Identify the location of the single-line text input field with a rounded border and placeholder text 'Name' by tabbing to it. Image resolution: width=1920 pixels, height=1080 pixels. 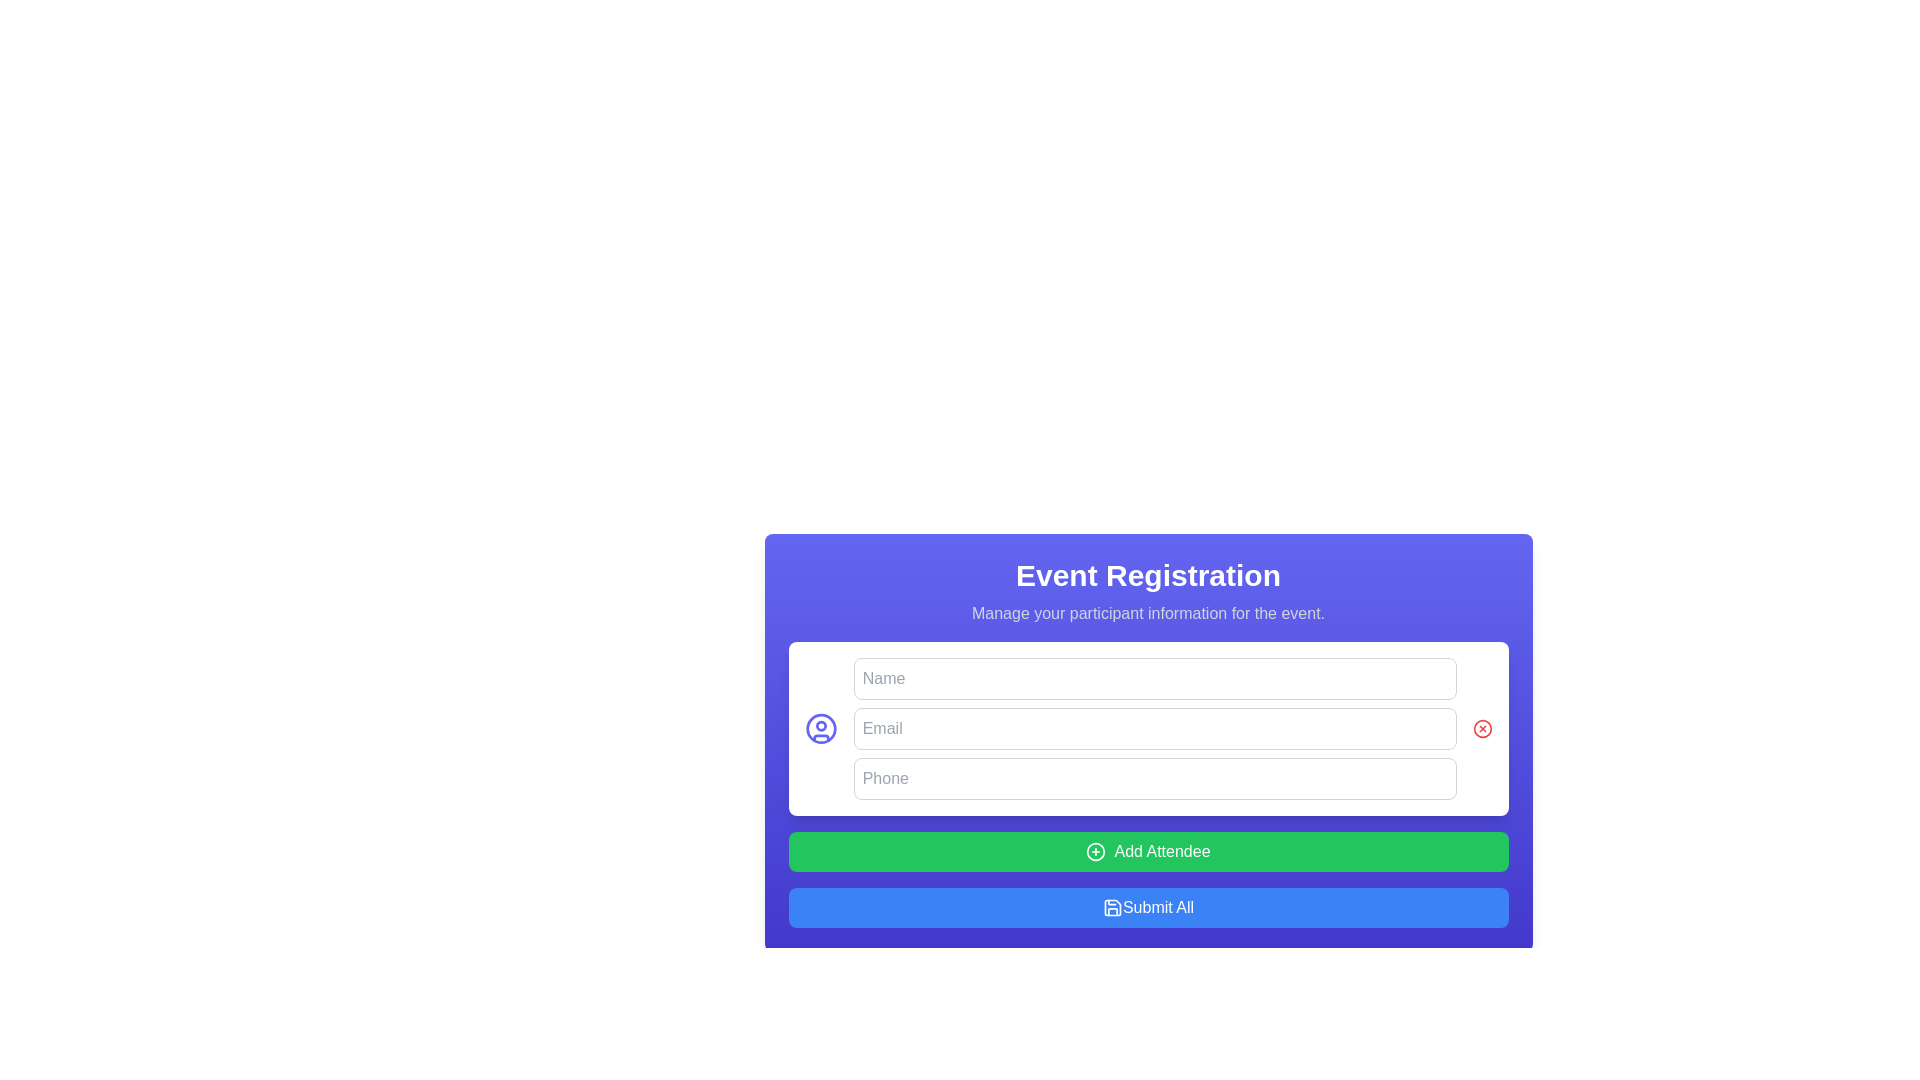
(1155, 677).